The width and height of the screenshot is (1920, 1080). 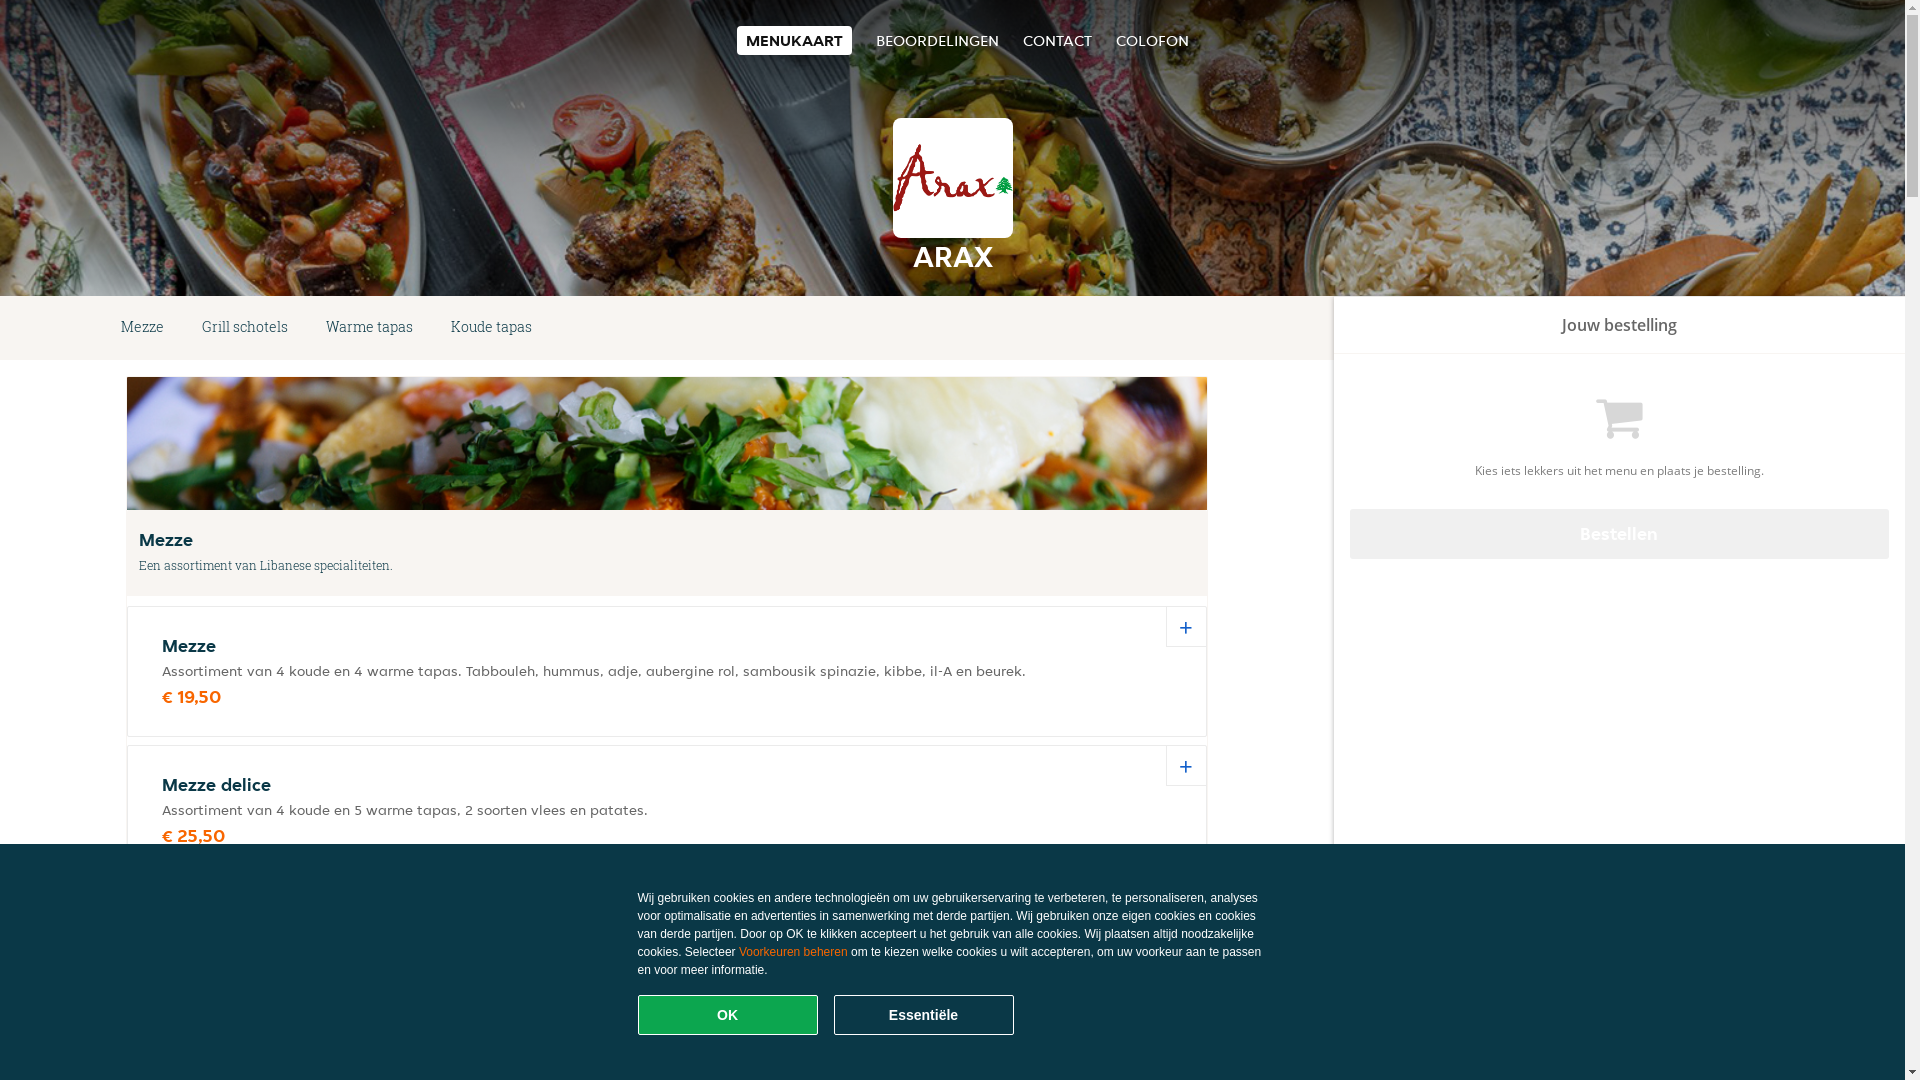 I want to click on 'Warme tapas', so click(x=369, y=326).